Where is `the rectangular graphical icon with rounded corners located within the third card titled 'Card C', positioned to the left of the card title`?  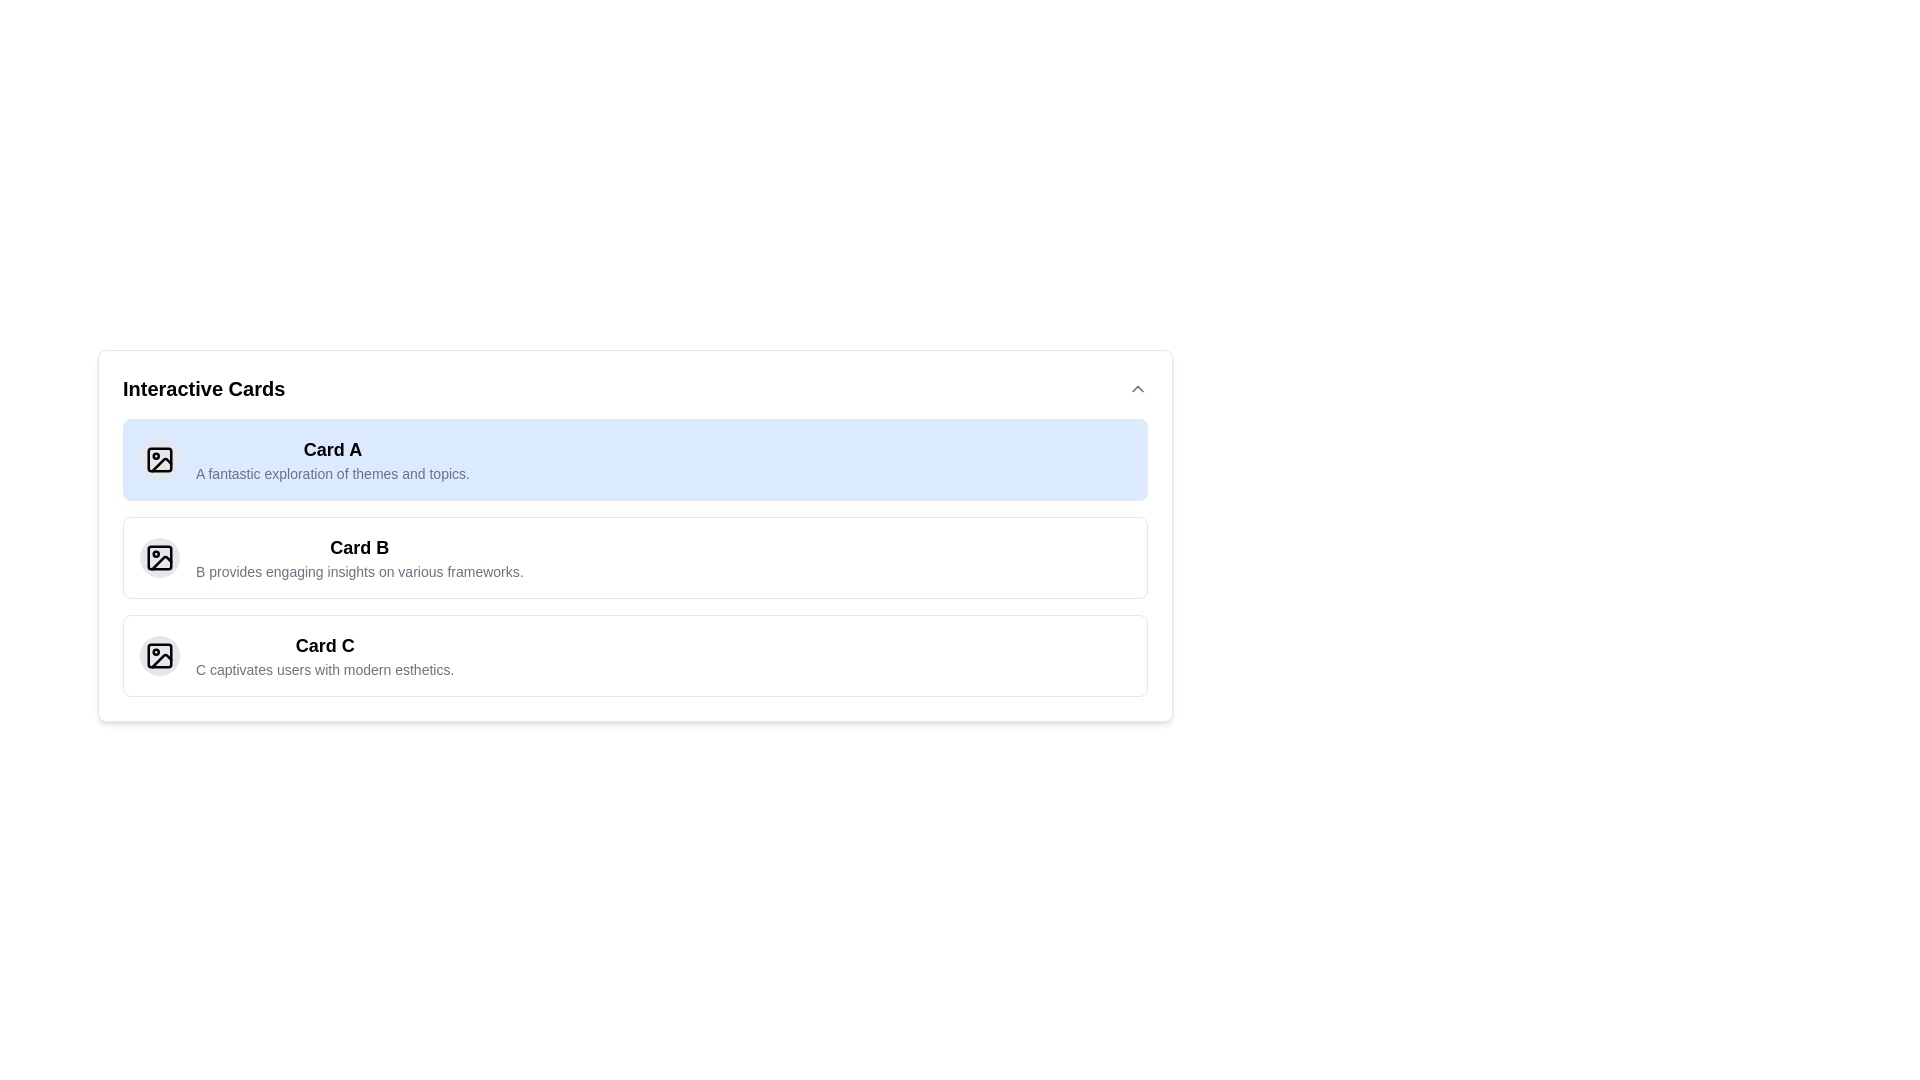
the rectangular graphical icon with rounded corners located within the third card titled 'Card C', positioned to the left of the card title is located at coordinates (158, 655).